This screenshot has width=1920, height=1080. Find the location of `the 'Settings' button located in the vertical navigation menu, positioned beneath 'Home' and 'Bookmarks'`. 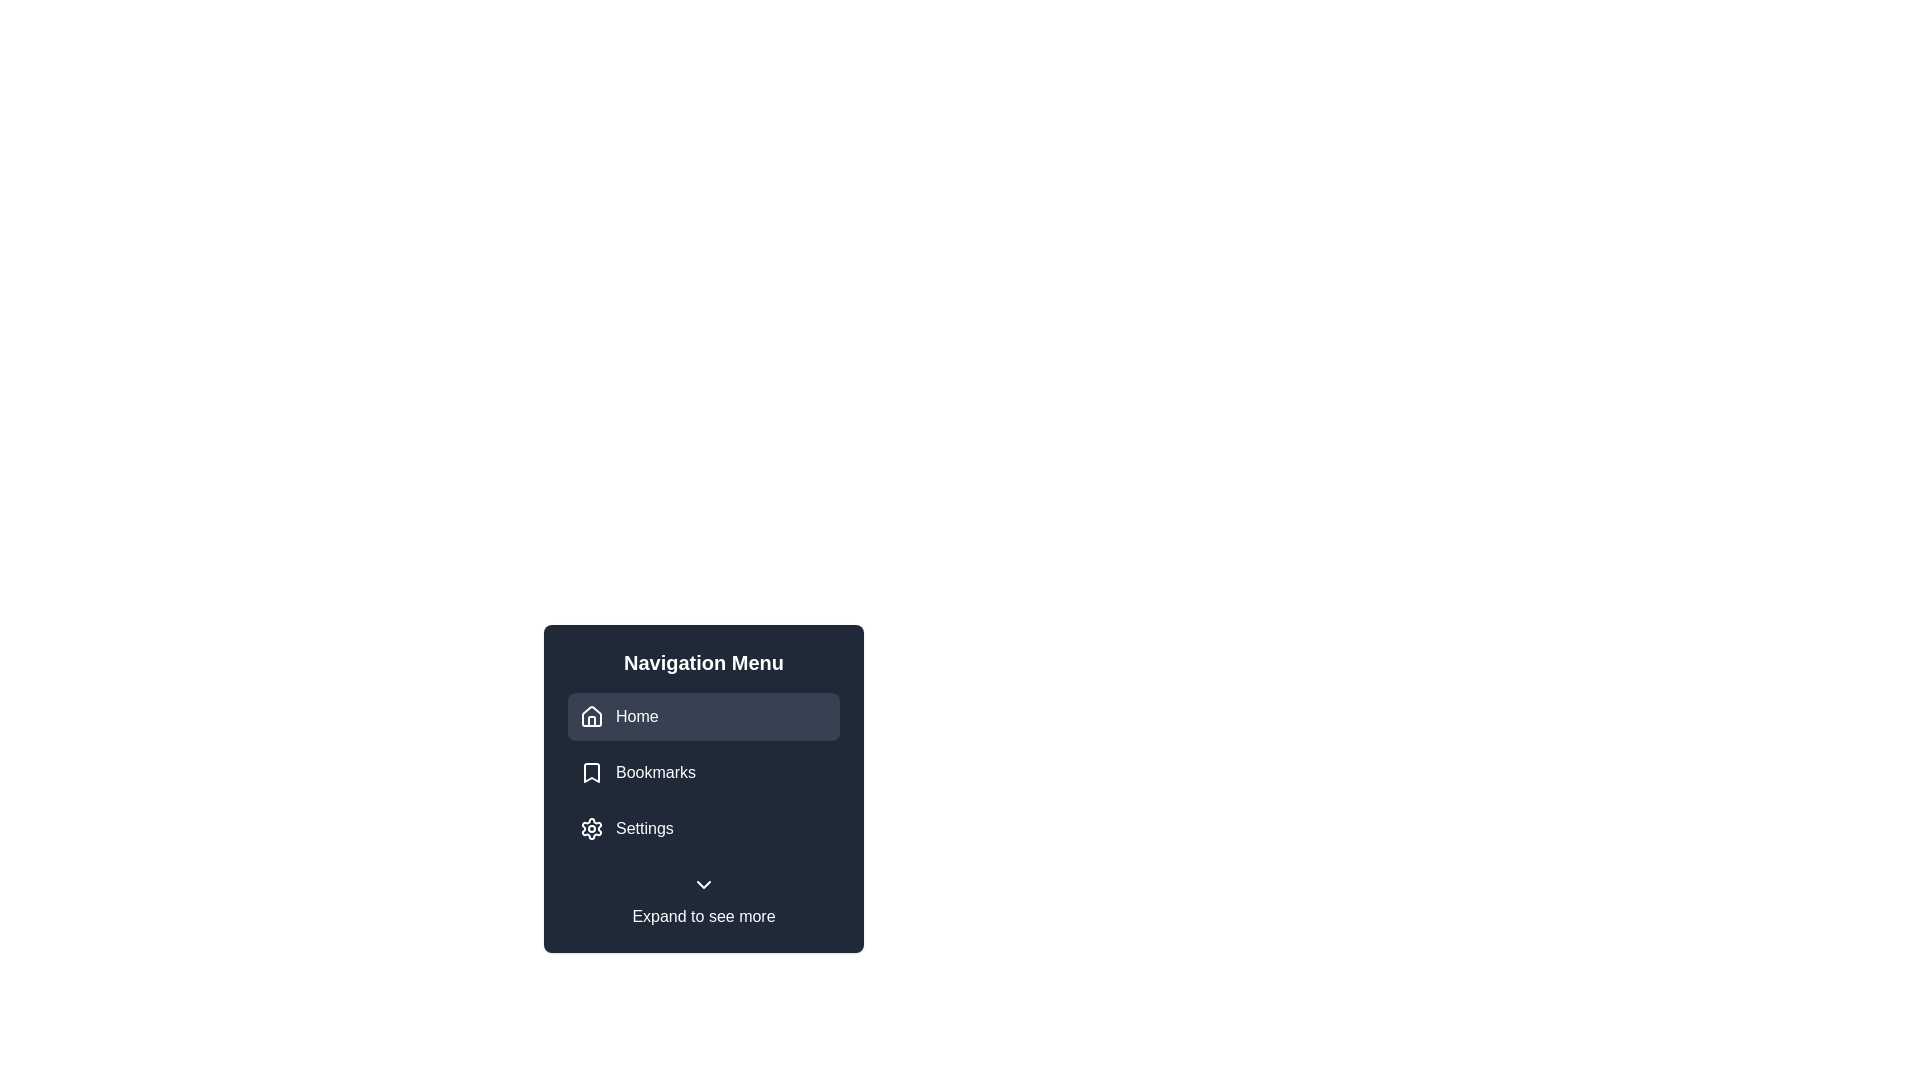

the 'Settings' button located in the vertical navigation menu, positioned beneath 'Home' and 'Bookmarks' is located at coordinates (704, 829).